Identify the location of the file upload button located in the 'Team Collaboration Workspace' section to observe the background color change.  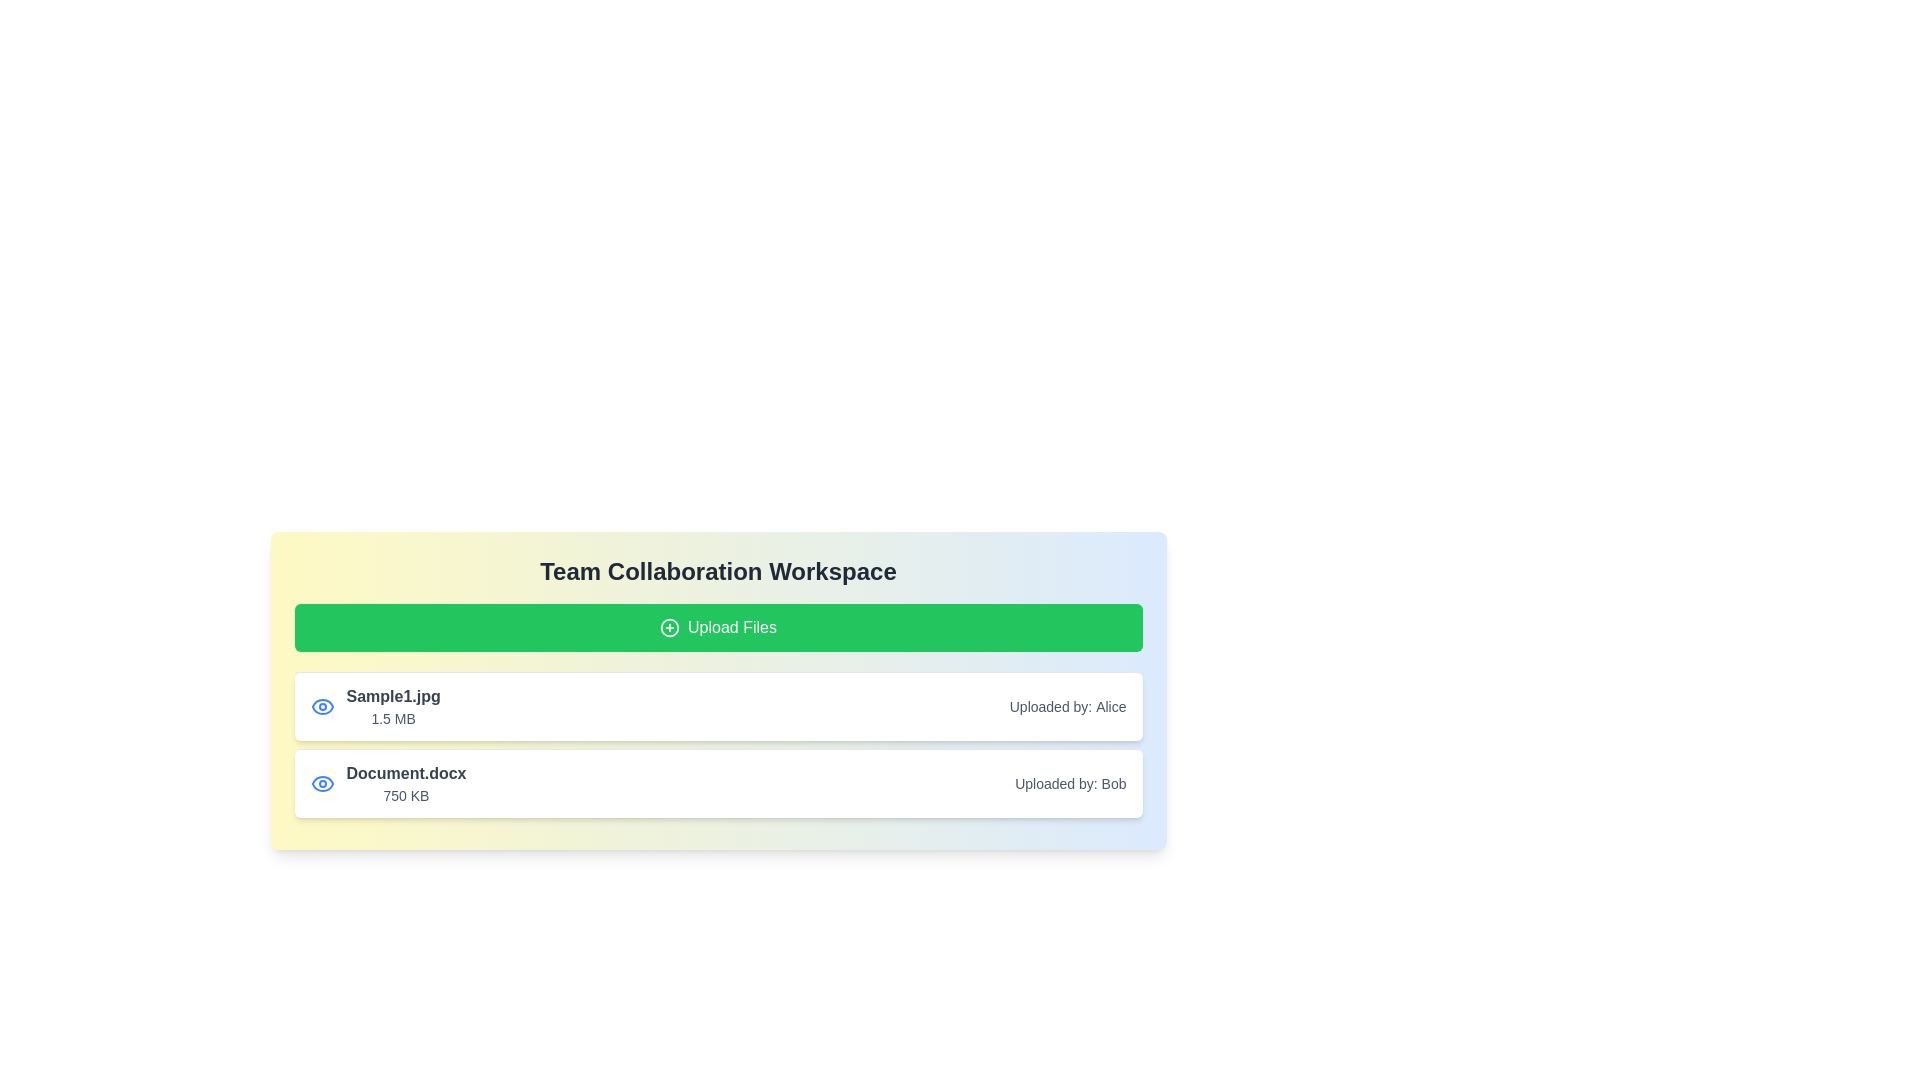
(718, 627).